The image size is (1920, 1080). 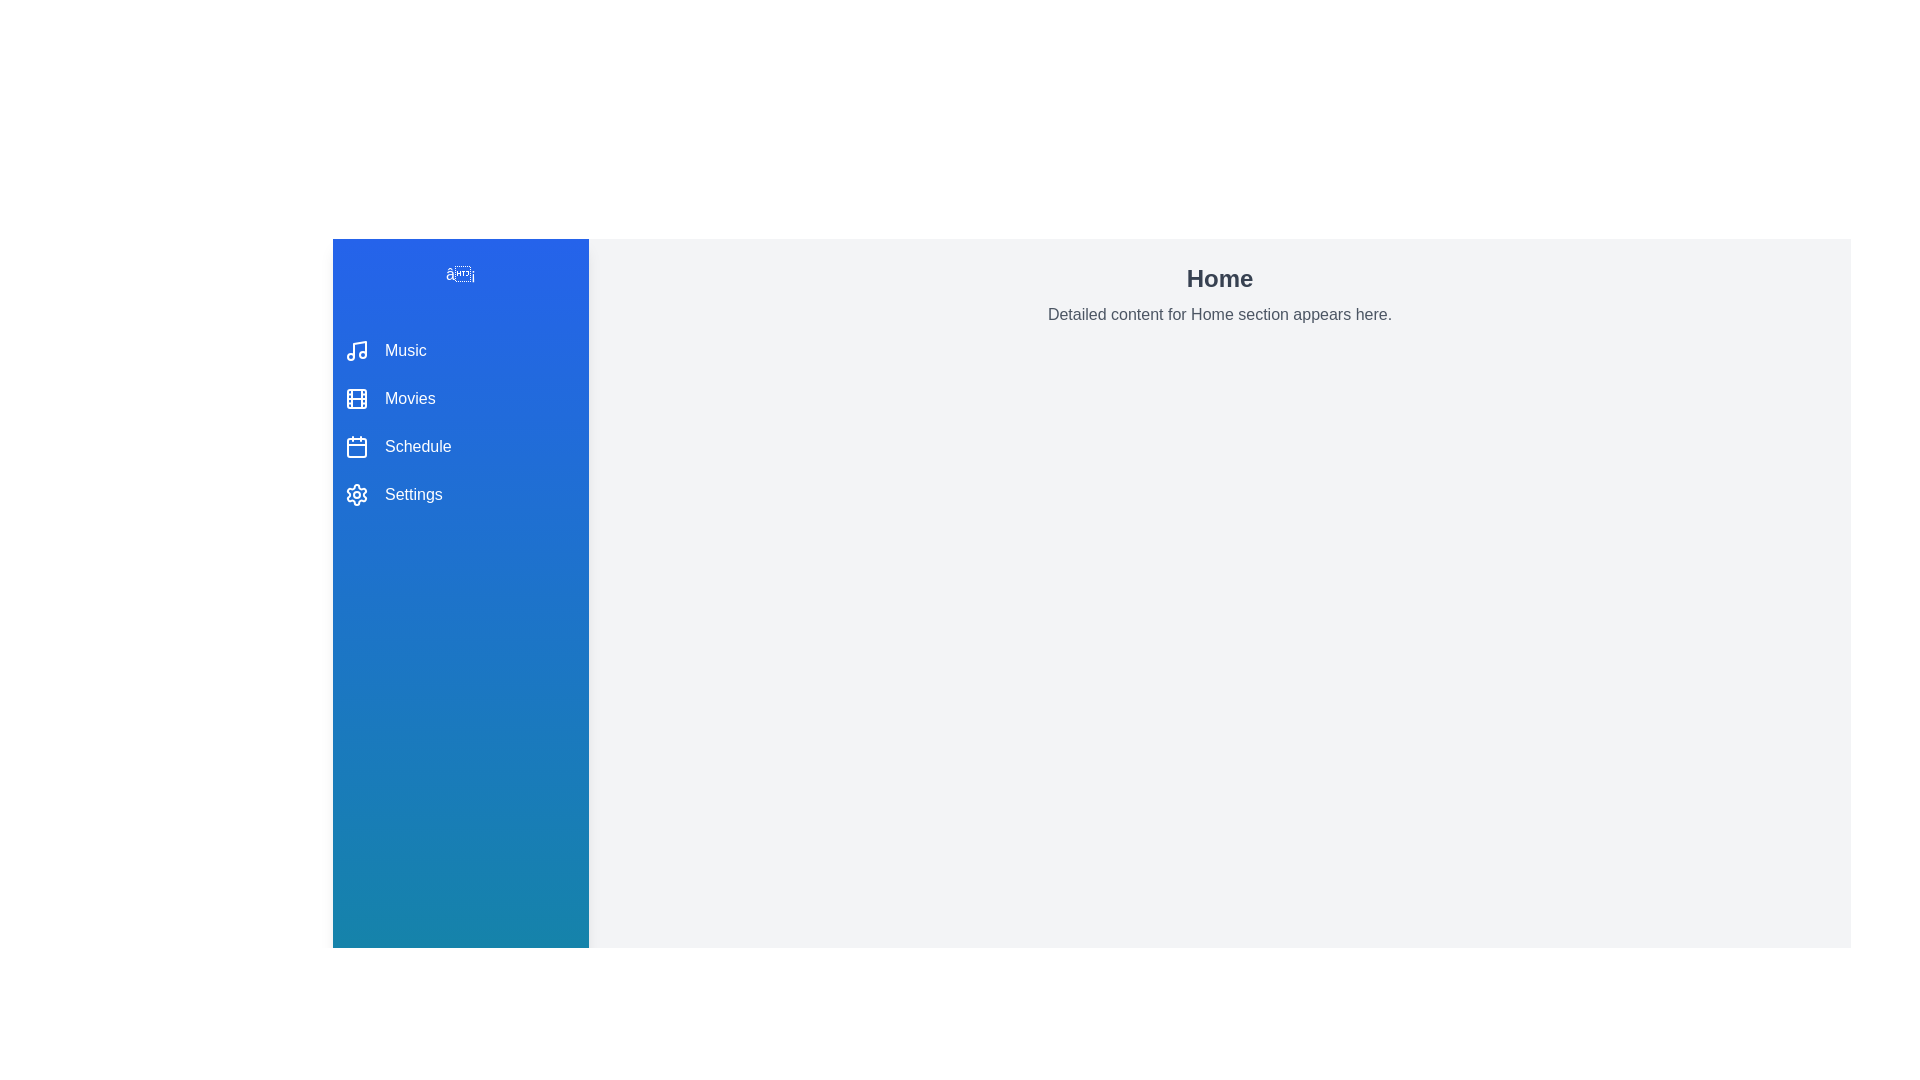 What do you see at coordinates (459, 274) in the screenshot?
I see `the toggle button to toggle the menu visibility` at bounding box center [459, 274].